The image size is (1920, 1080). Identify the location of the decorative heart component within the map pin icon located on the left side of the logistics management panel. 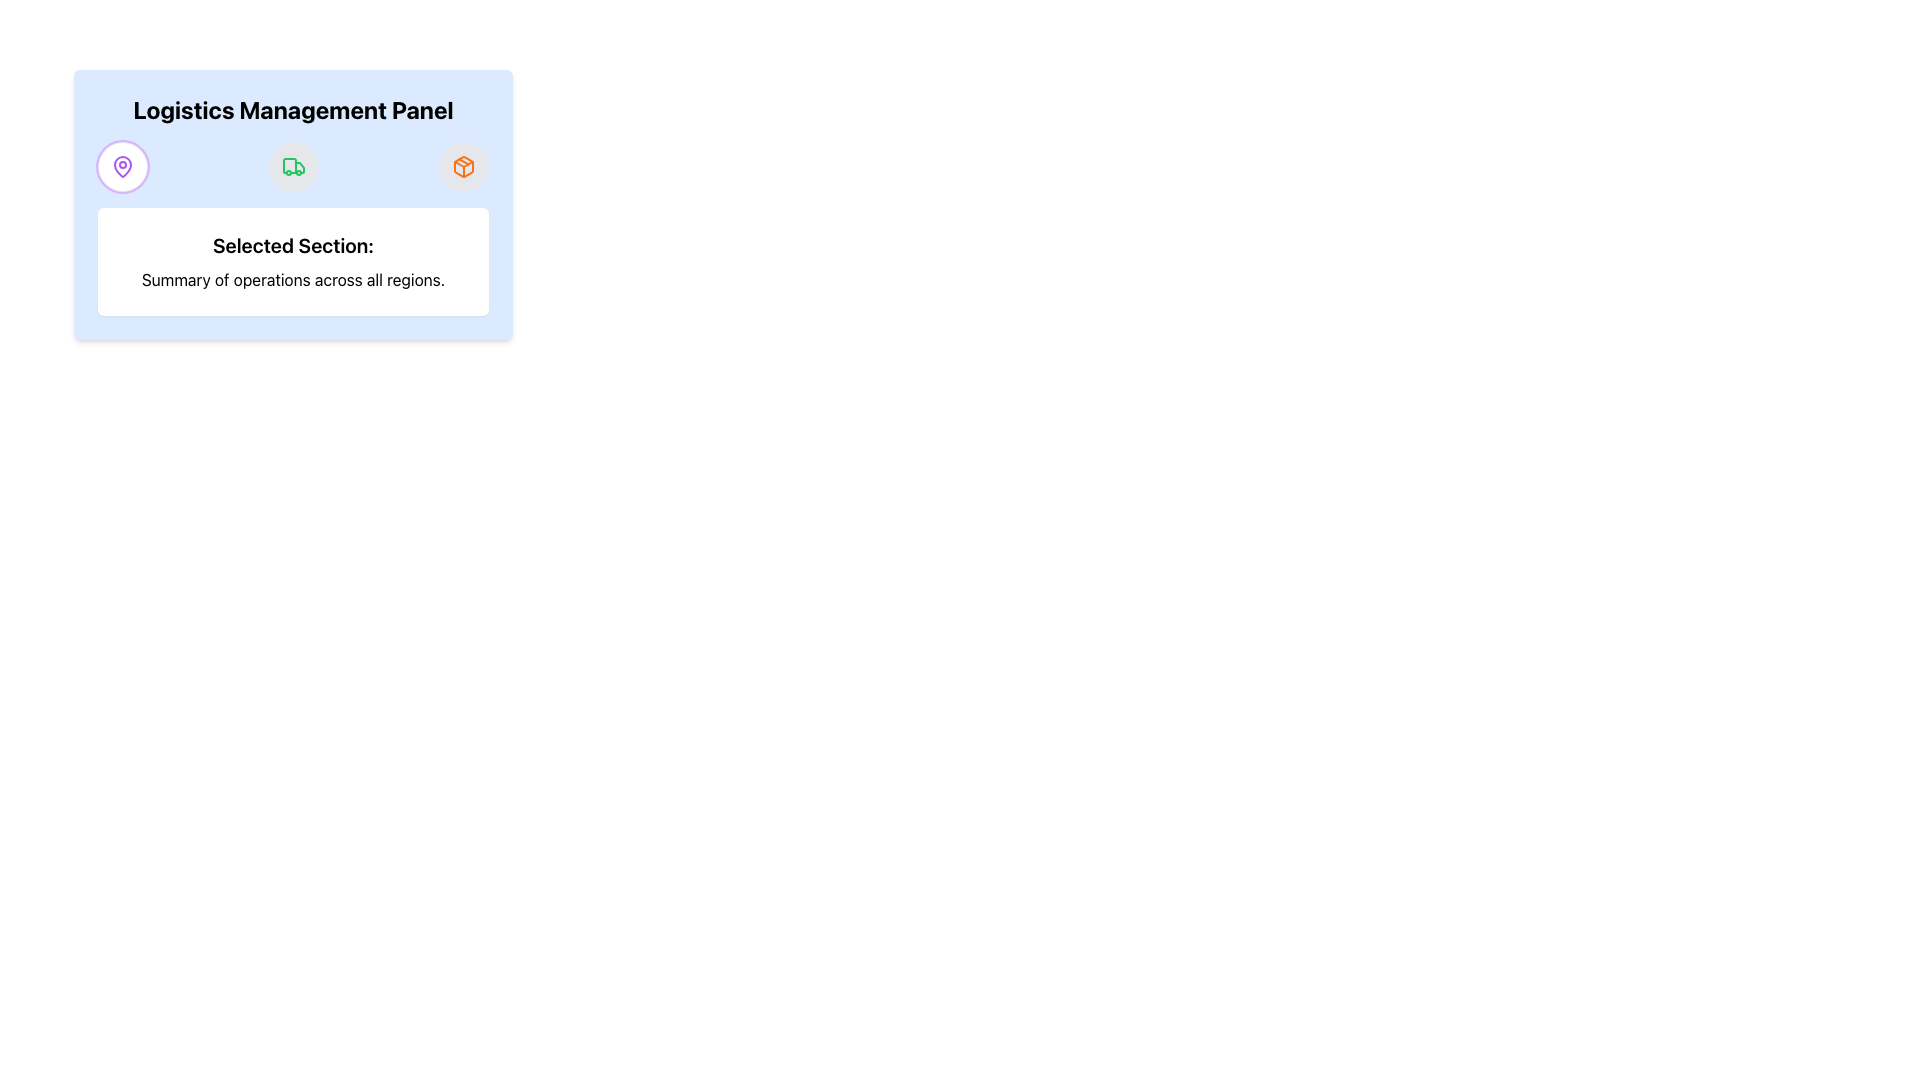
(122, 164).